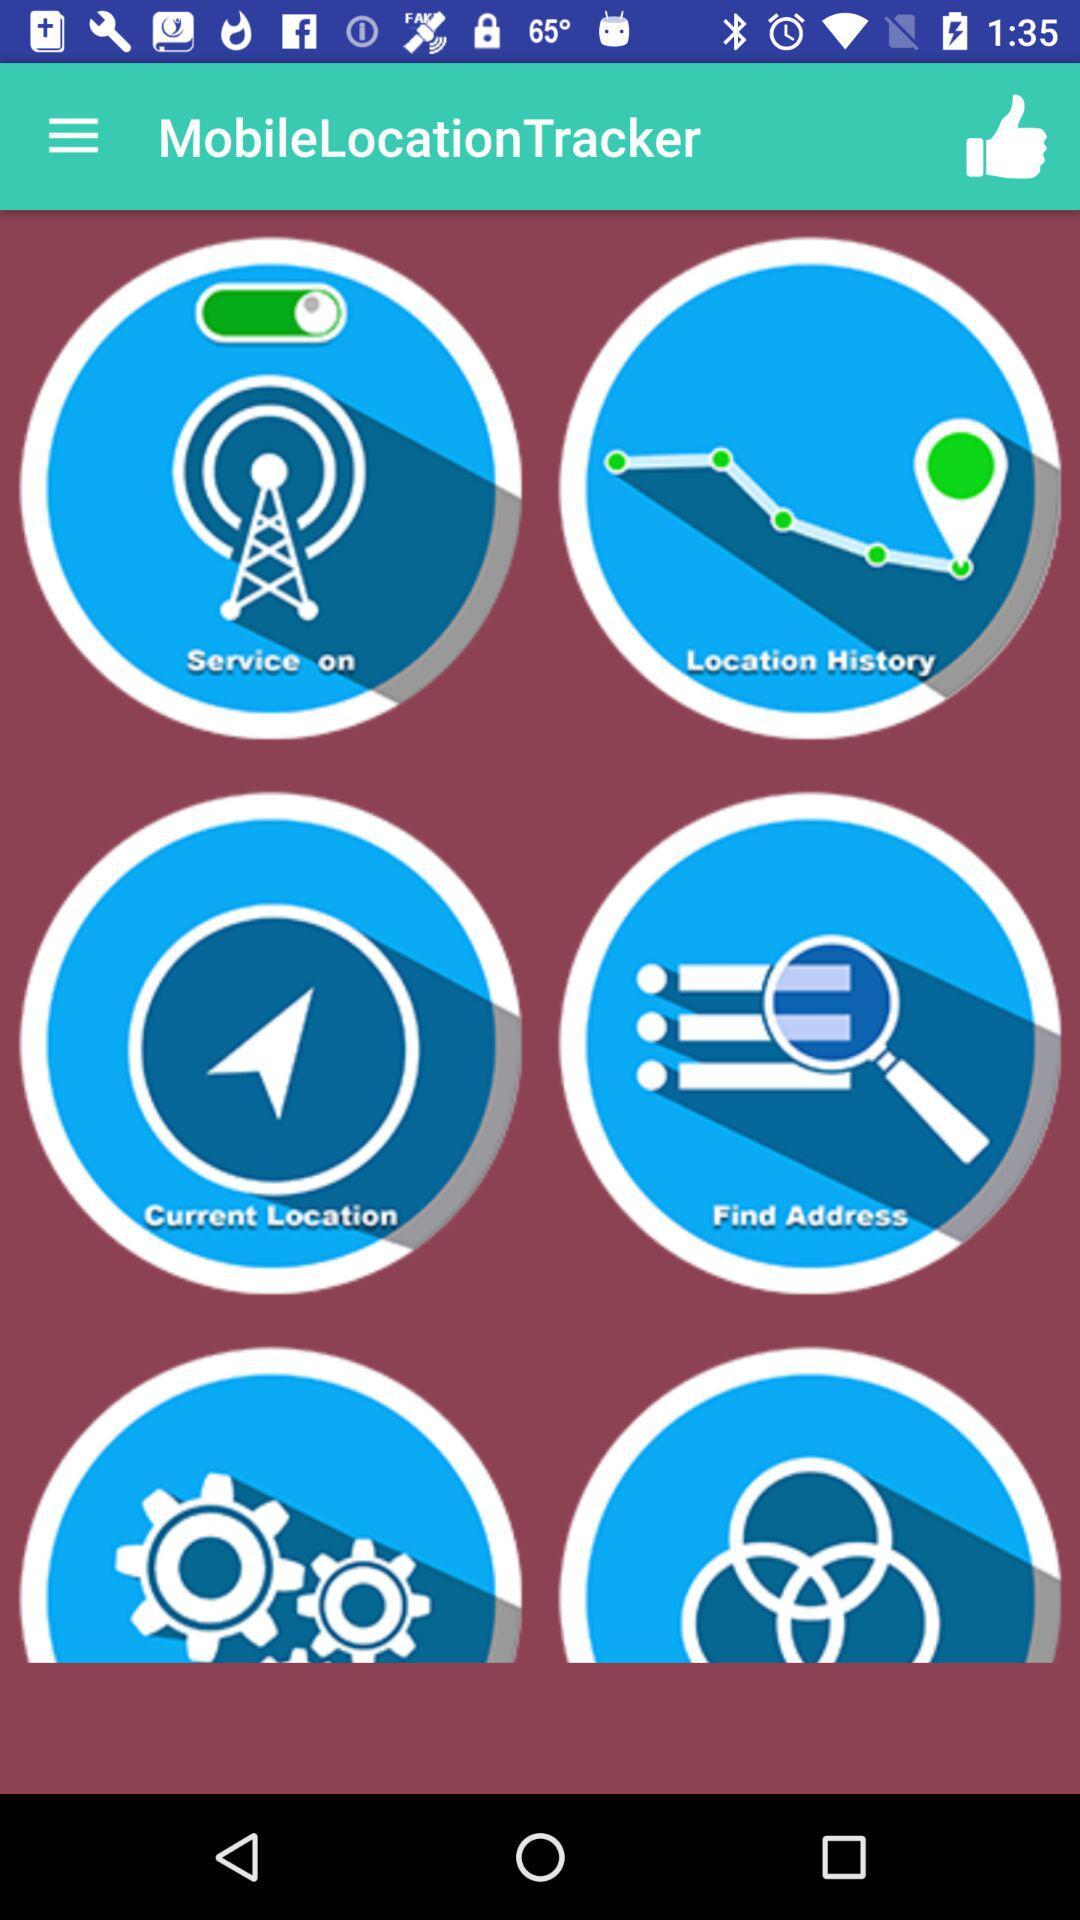  Describe the element at coordinates (1006, 135) in the screenshot. I see `the icon to the right of the mobilelocationtracker item` at that location.